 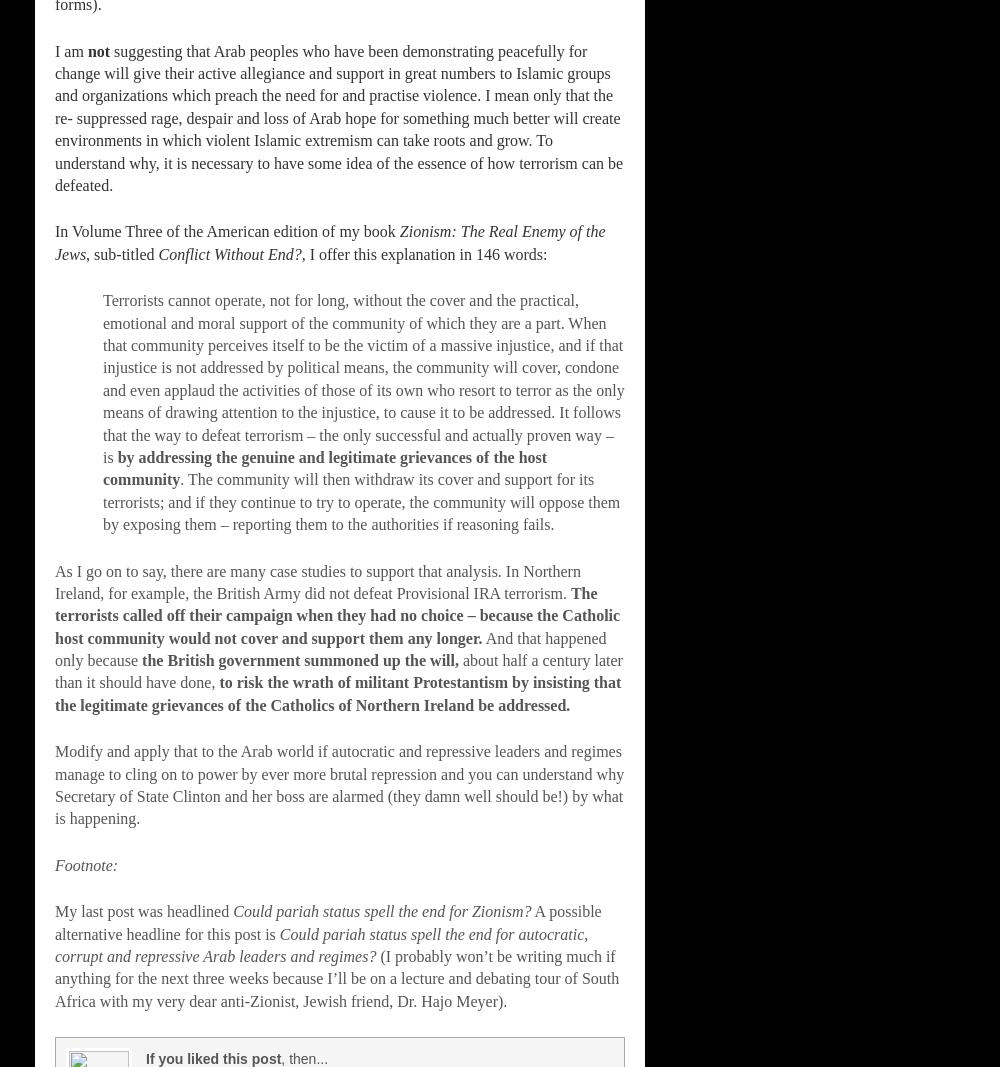 I want to click on 'about half a century later than it should have done,', so click(x=337, y=671).